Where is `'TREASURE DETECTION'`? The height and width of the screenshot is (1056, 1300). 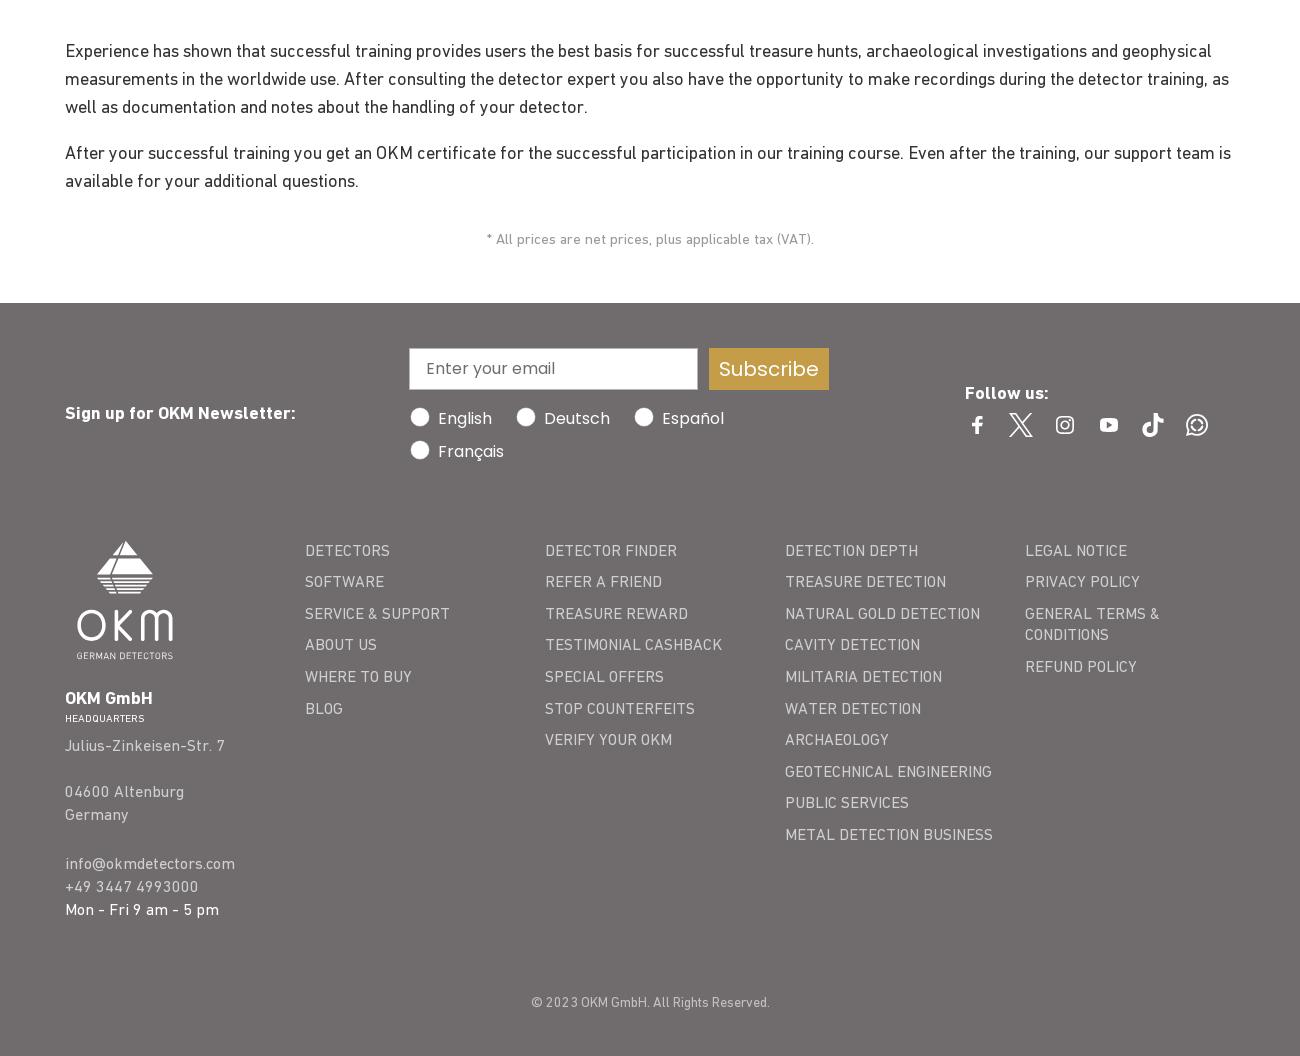 'TREASURE DETECTION' is located at coordinates (865, 581).